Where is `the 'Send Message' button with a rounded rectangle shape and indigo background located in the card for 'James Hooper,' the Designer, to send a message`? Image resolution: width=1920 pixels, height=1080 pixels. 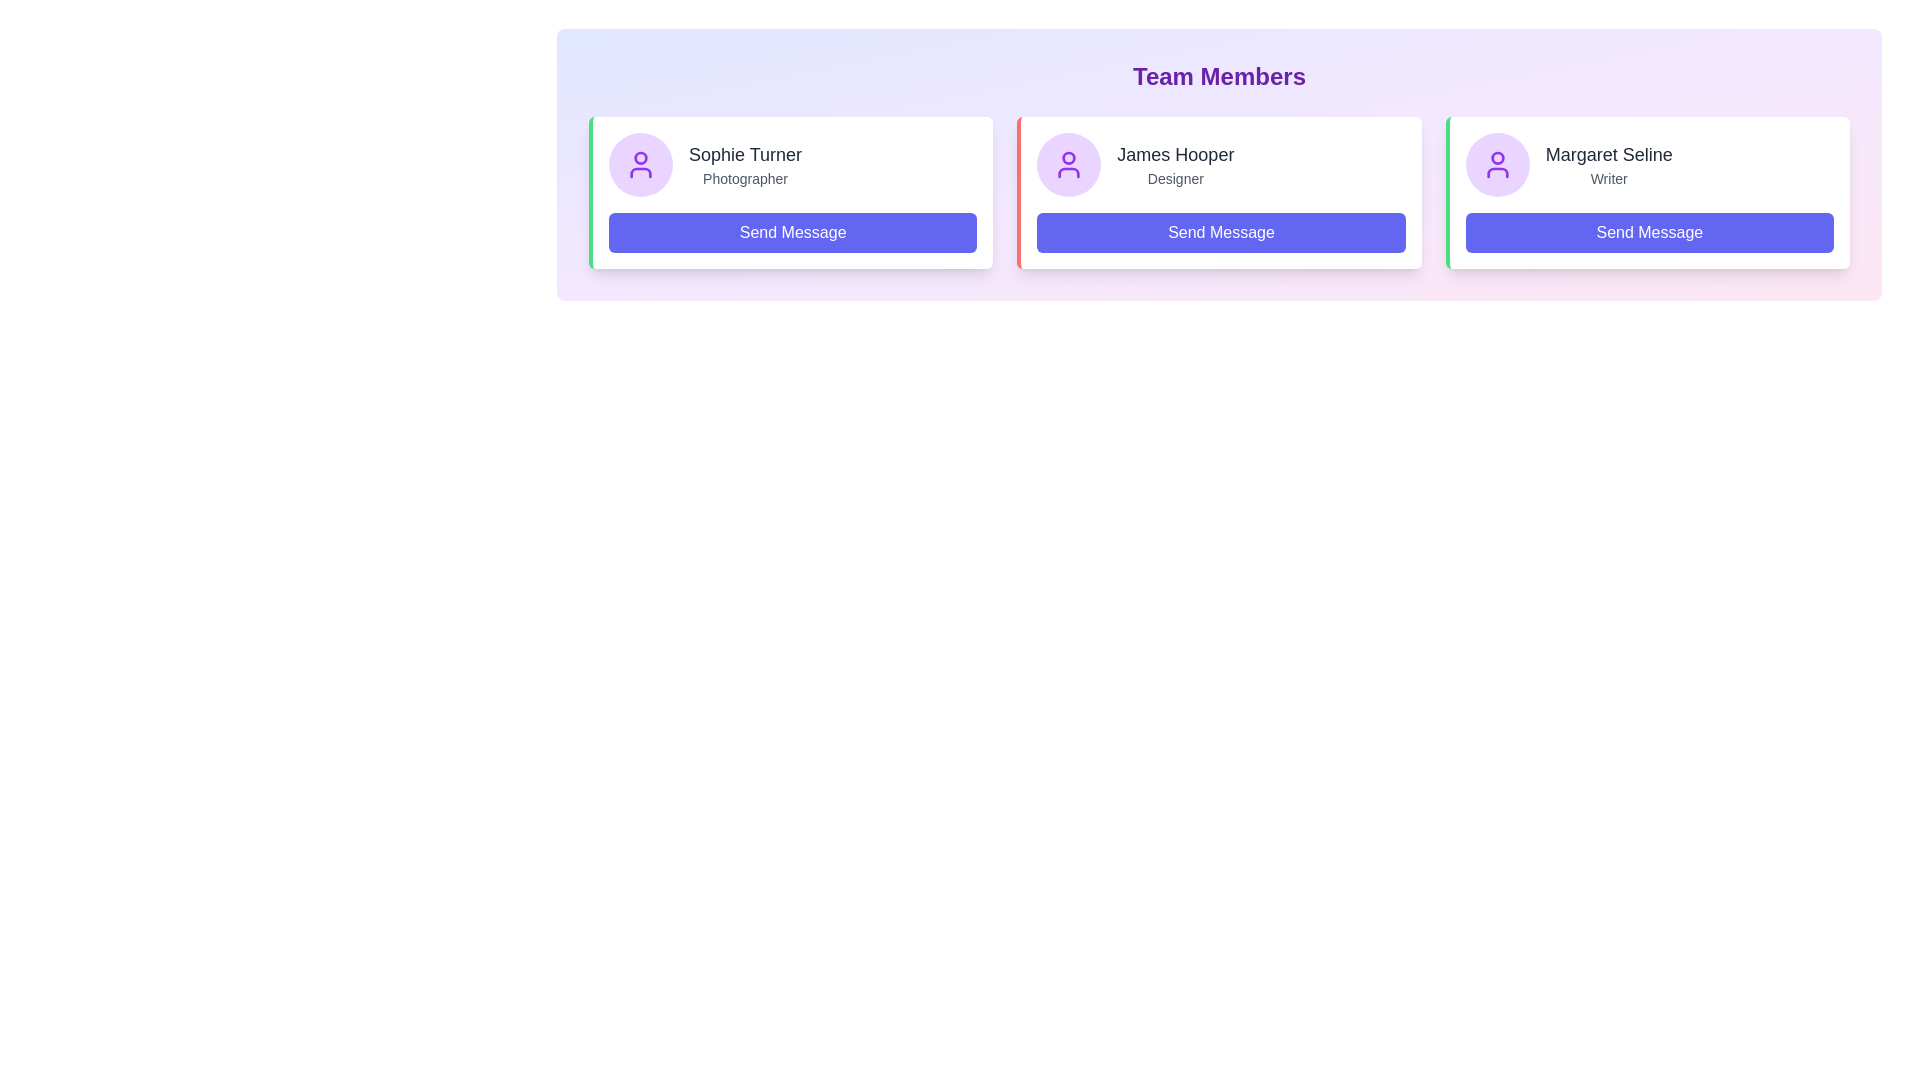
the 'Send Message' button with a rounded rectangle shape and indigo background located in the card for 'James Hooper,' the Designer, to send a message is located at coordinates (1220, 231).